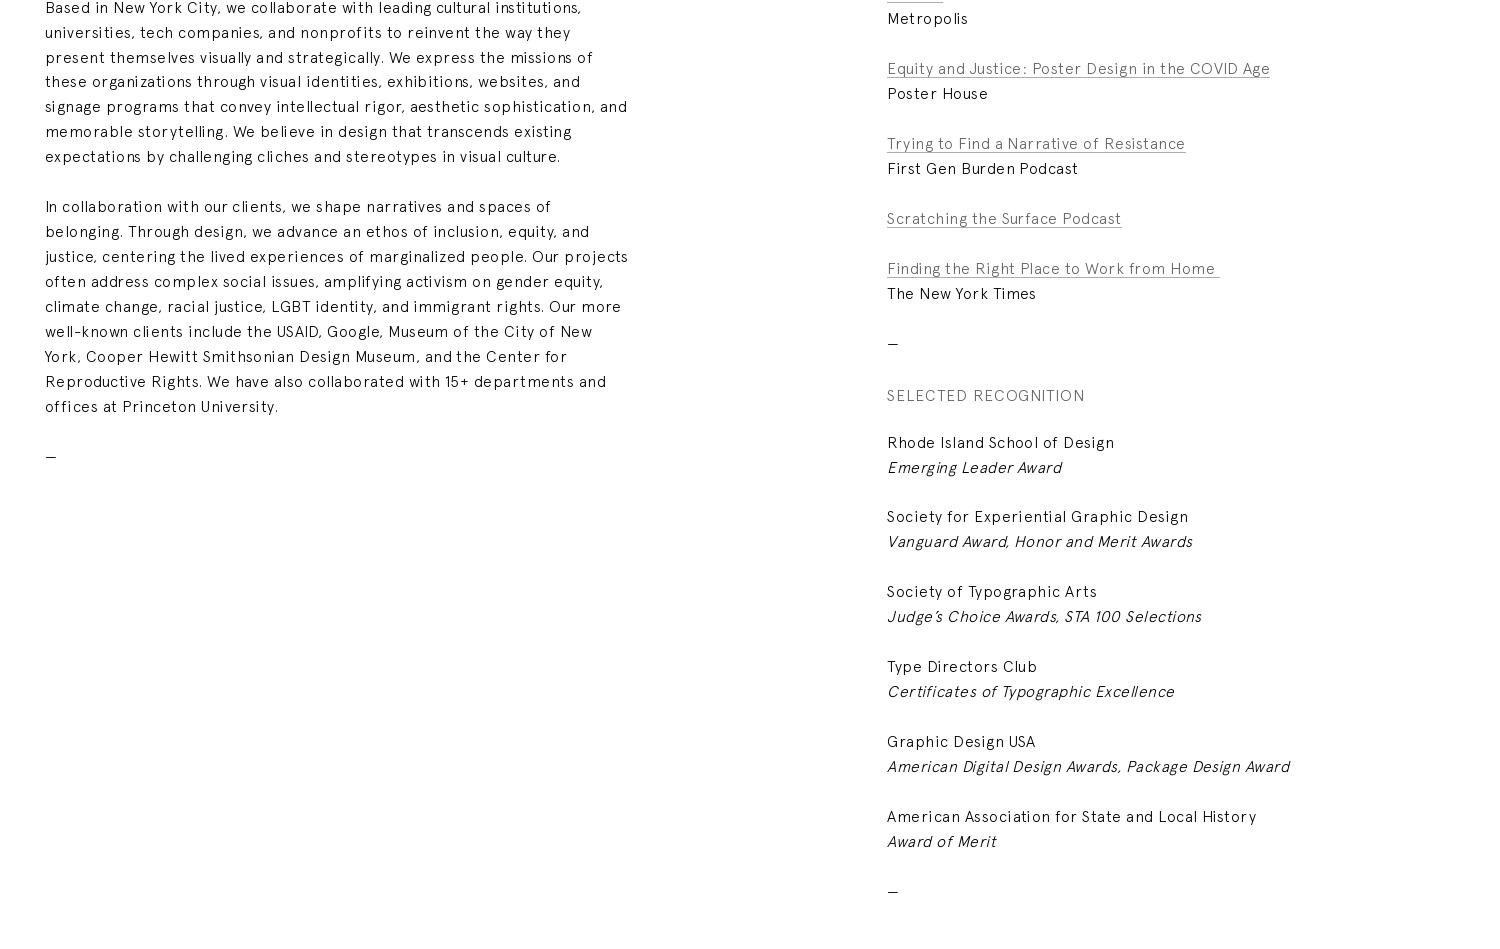  What do you see at coordinates (1077, 68) in the screenshot?
I see `'Equity and Justice: Poster Design in the COVID Age'` at bounding box center [1077, 68].